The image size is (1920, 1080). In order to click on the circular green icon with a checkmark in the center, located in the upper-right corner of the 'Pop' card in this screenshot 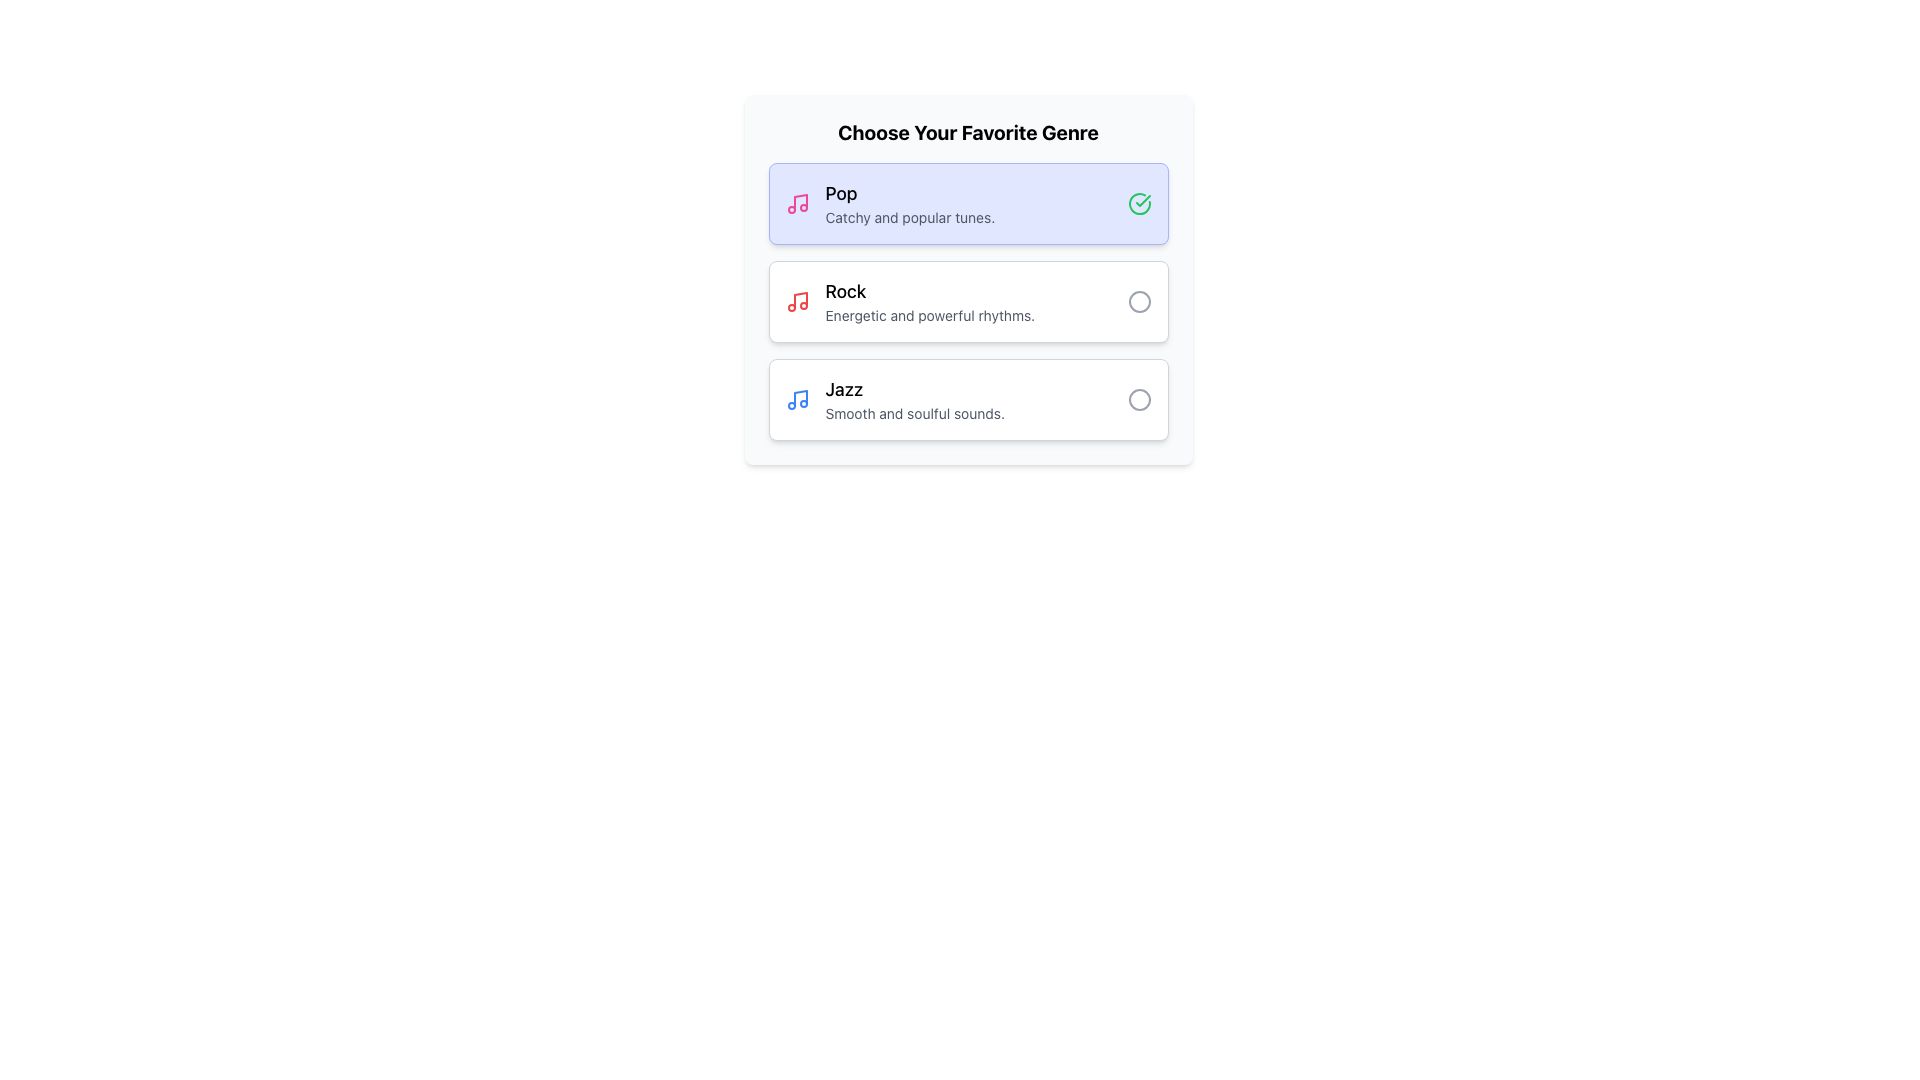, I will do `click(1139, 204)`.